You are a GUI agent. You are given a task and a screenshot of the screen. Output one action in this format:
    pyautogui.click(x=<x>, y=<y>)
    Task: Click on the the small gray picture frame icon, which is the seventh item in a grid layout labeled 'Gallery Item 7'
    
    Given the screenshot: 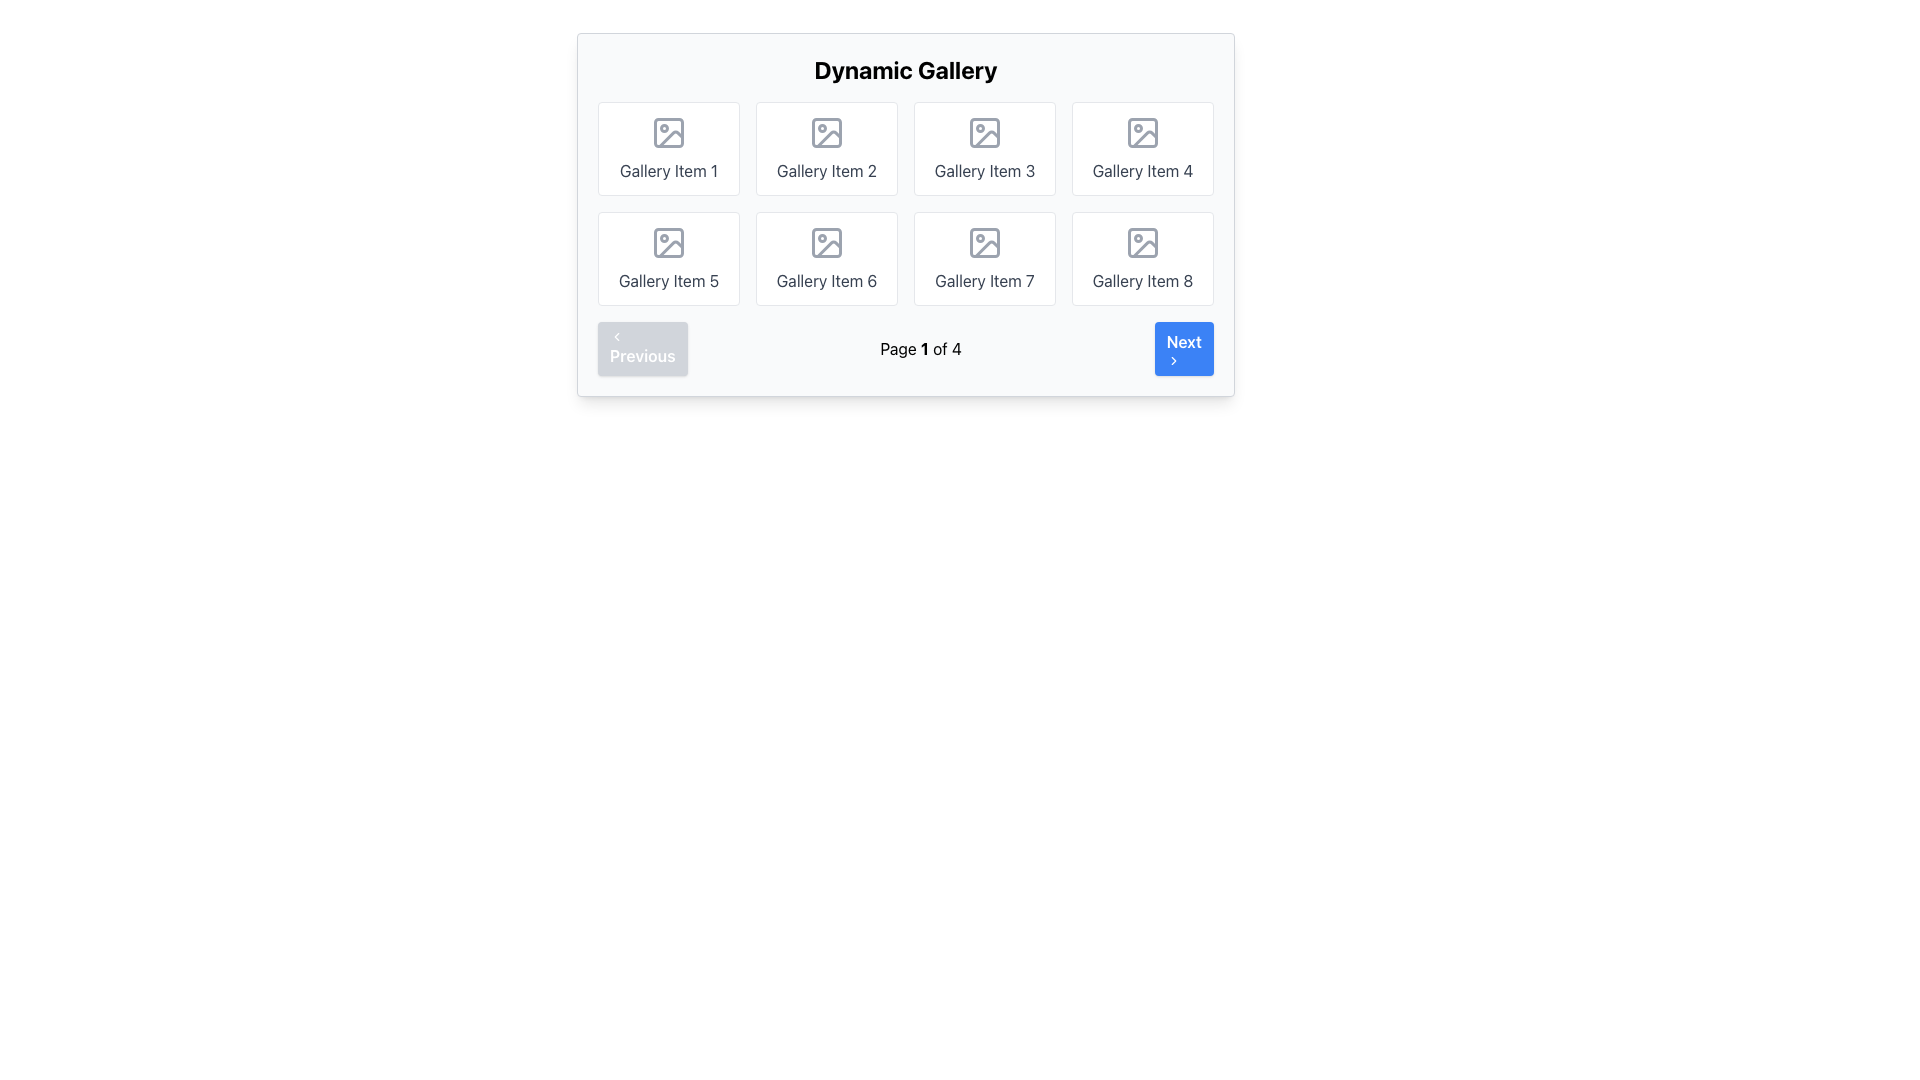 What is the action you would take?
    pyautogui.click(x=984, y=242)
    